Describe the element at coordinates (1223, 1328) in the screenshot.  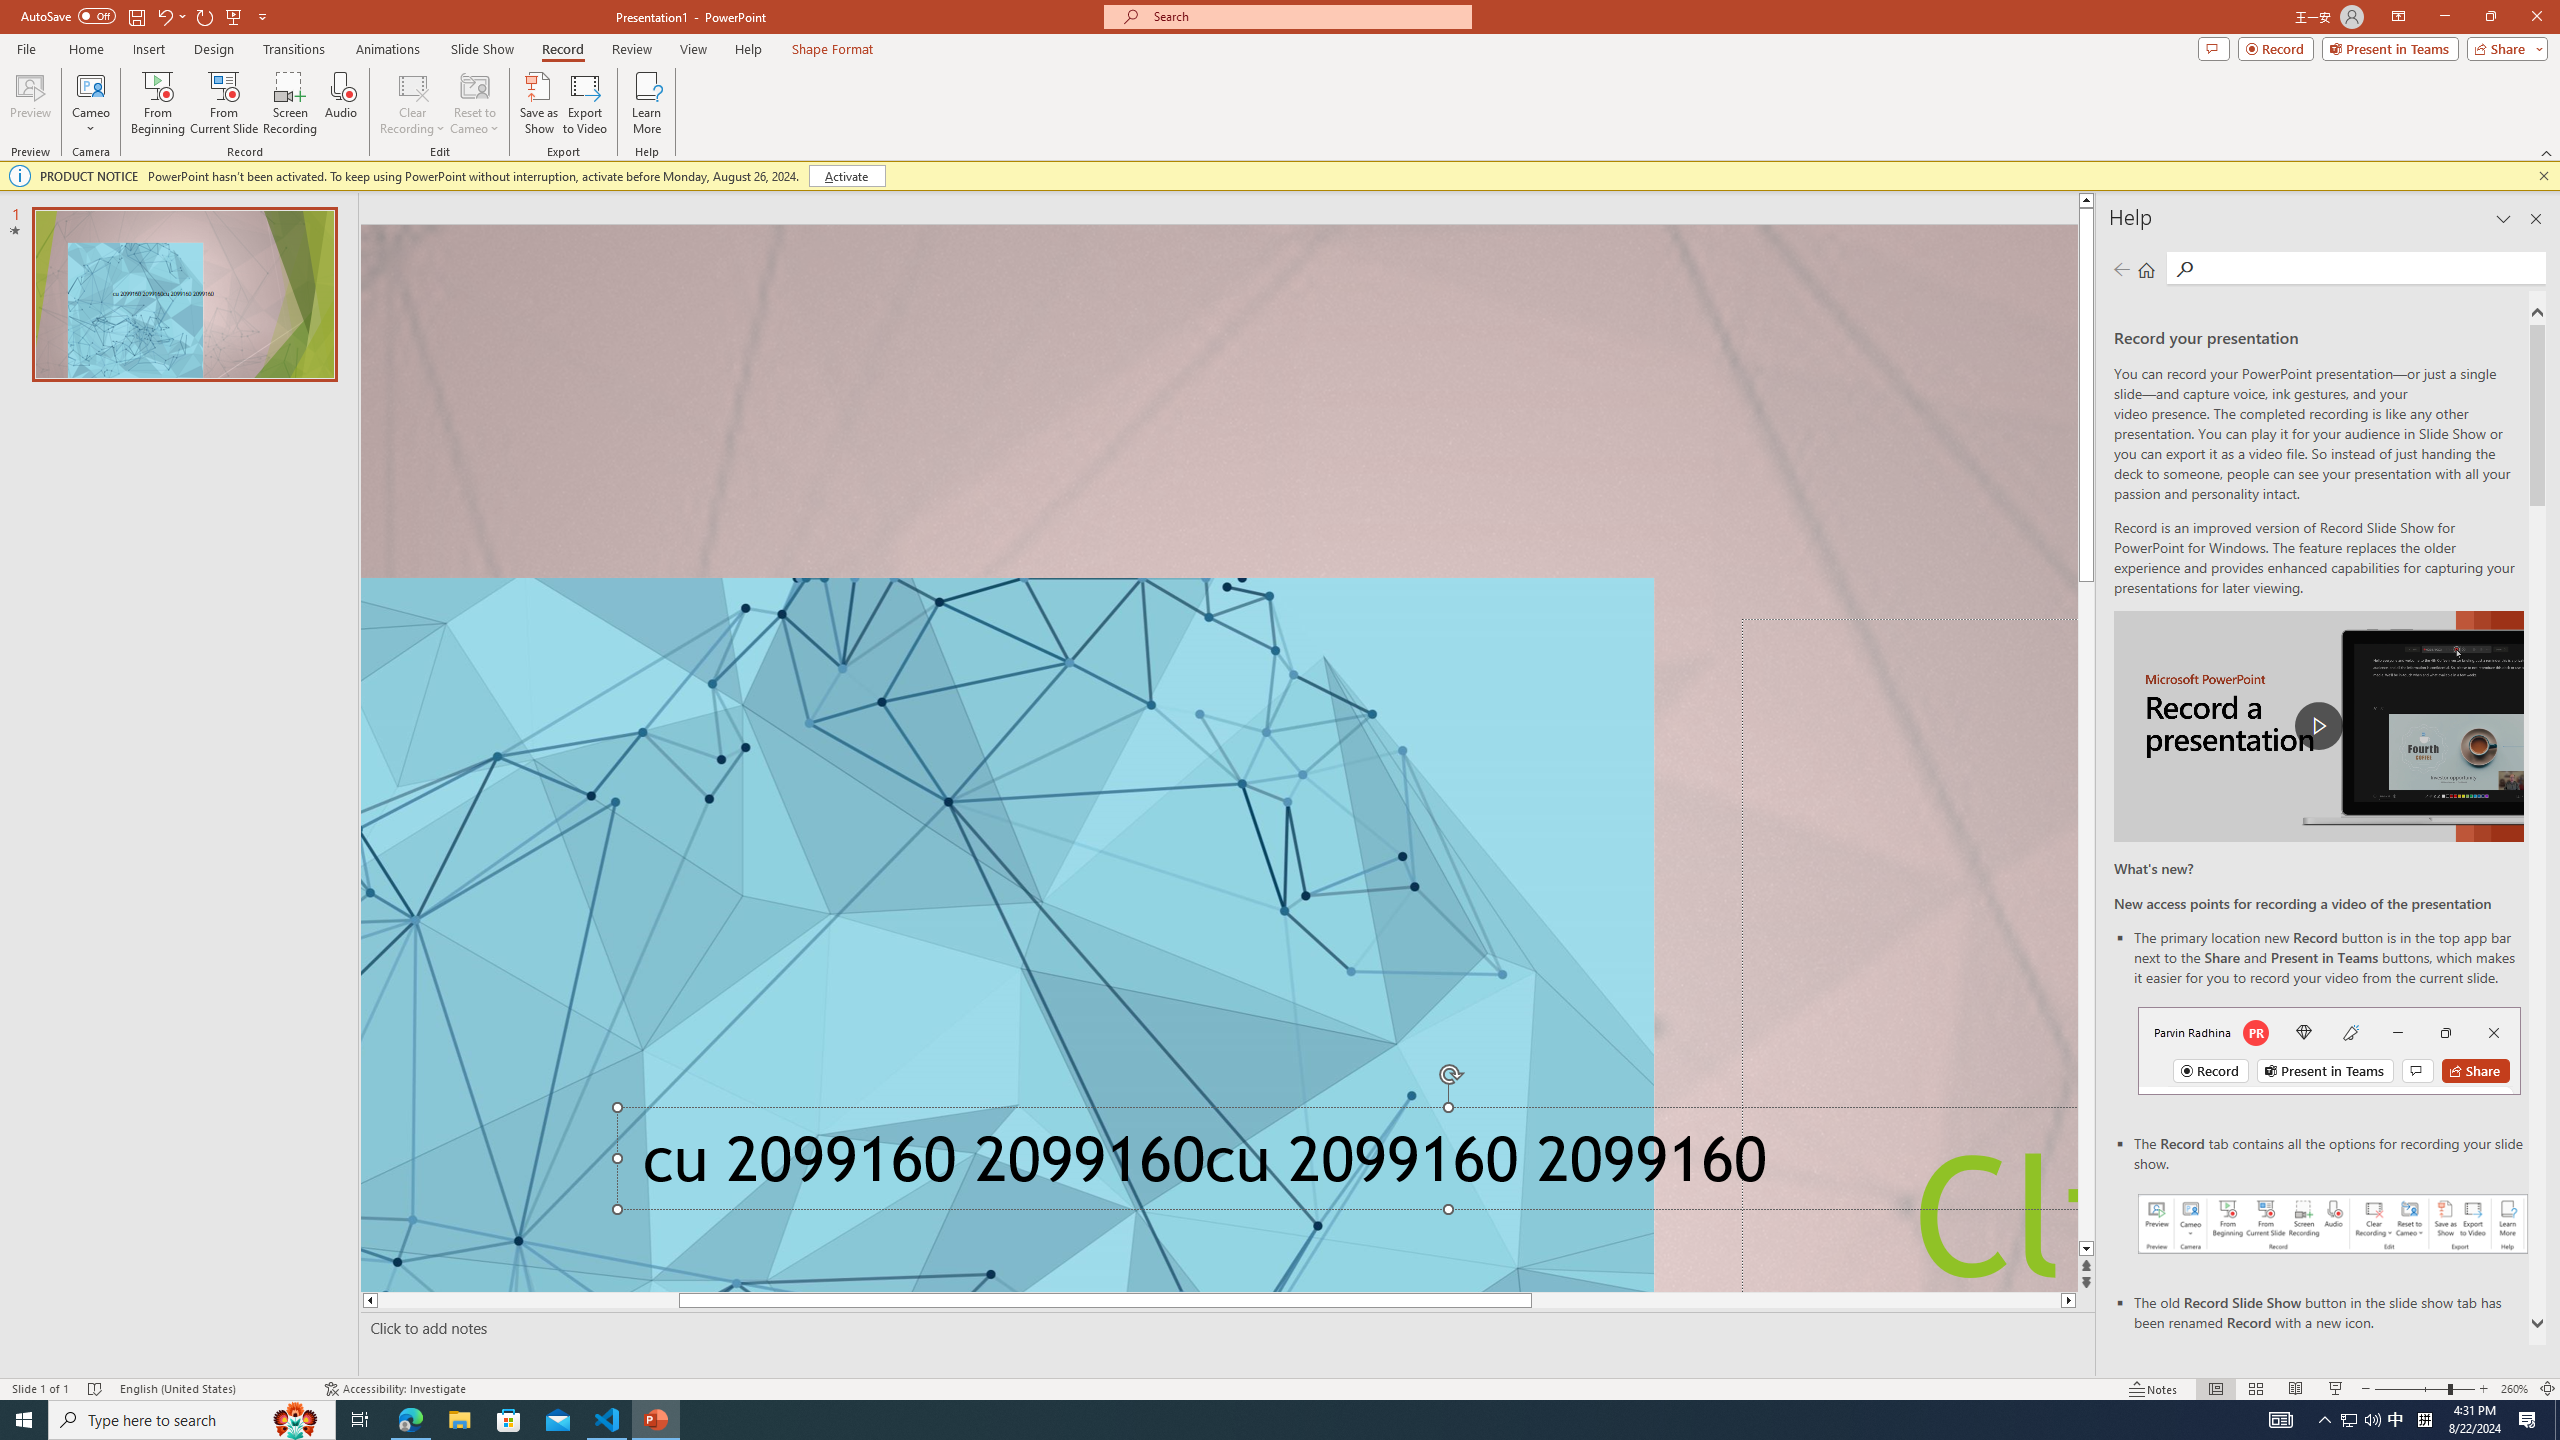
I see `'Slide Notes'` at that location.